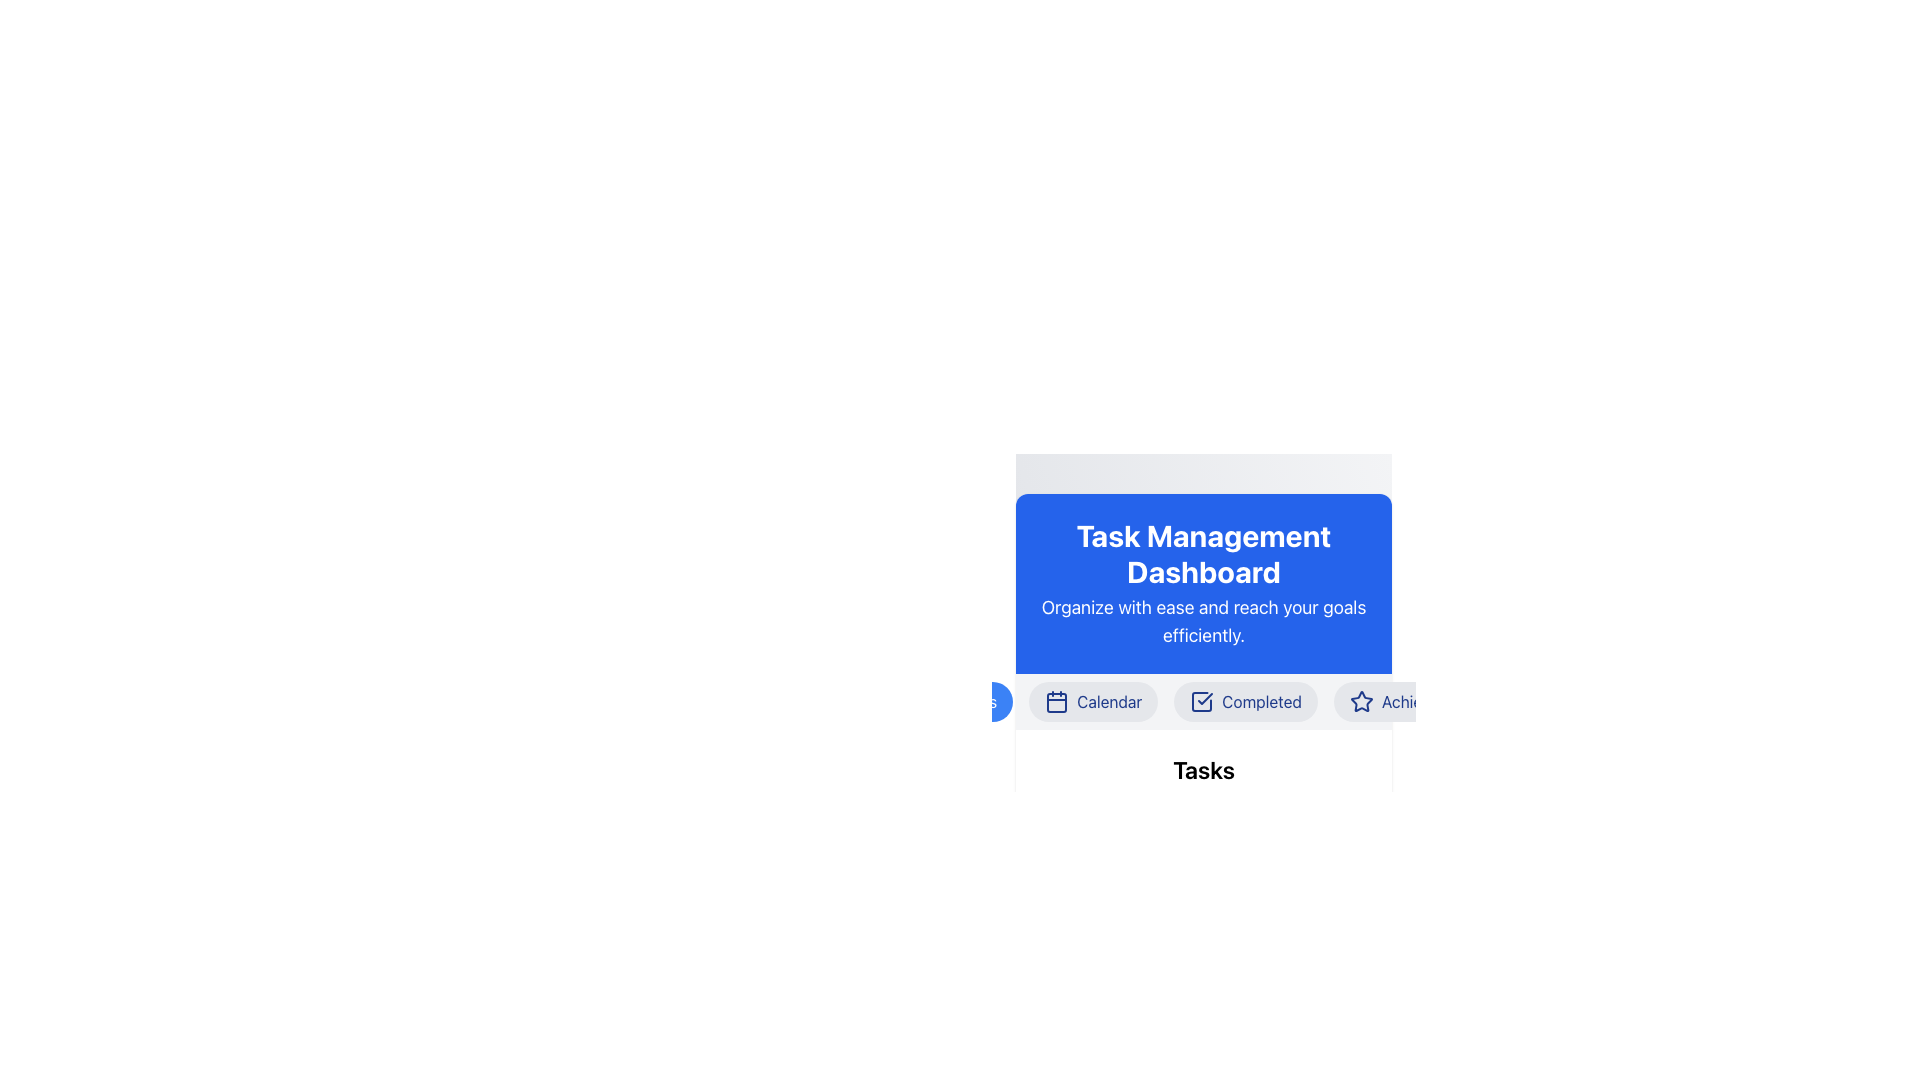 This screenshot has width=1920, height=1080. Describe the element at coordinates (1203, 701) in the screenshot. I see `the third button in the row below the 'Task Management Dashboard' header` at that location.